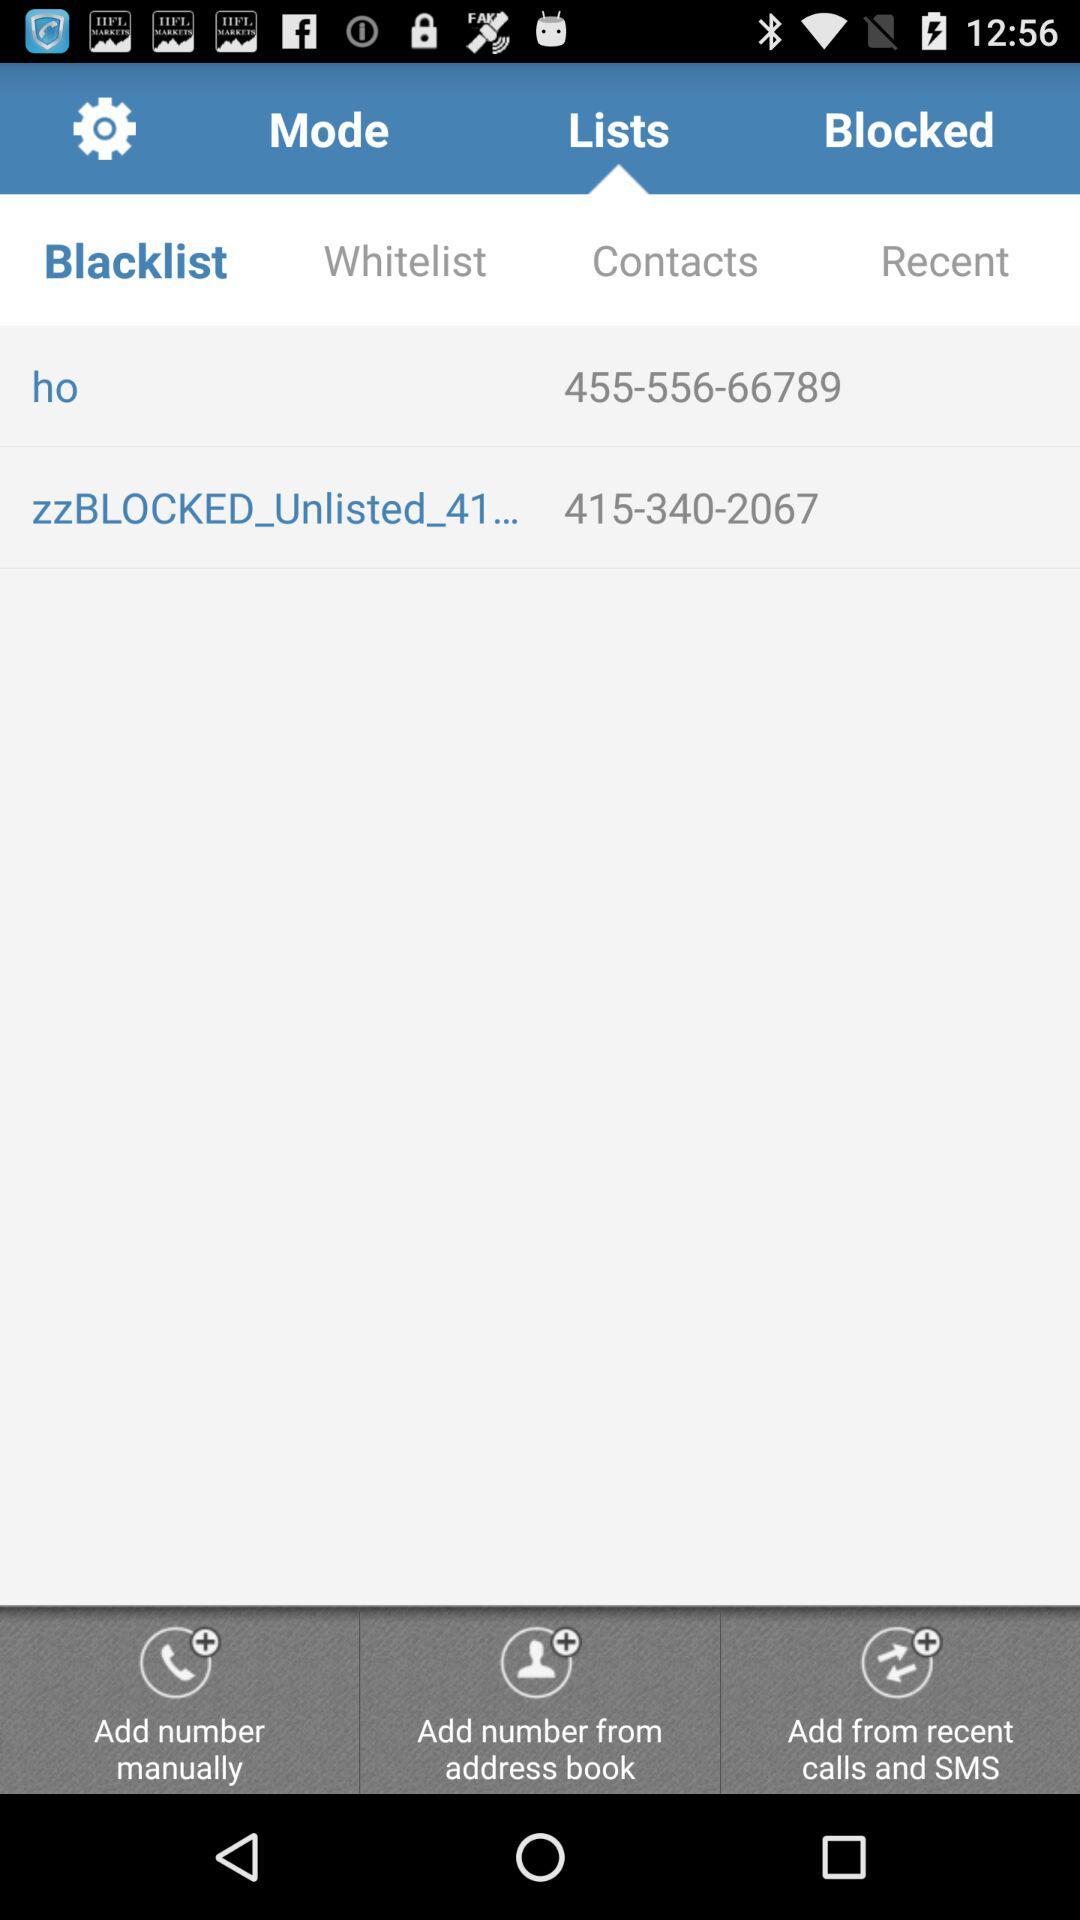 The height and width of the screenshot is (1920, 1080). I want to click on item above the blacklist icon, so click(327, 127).